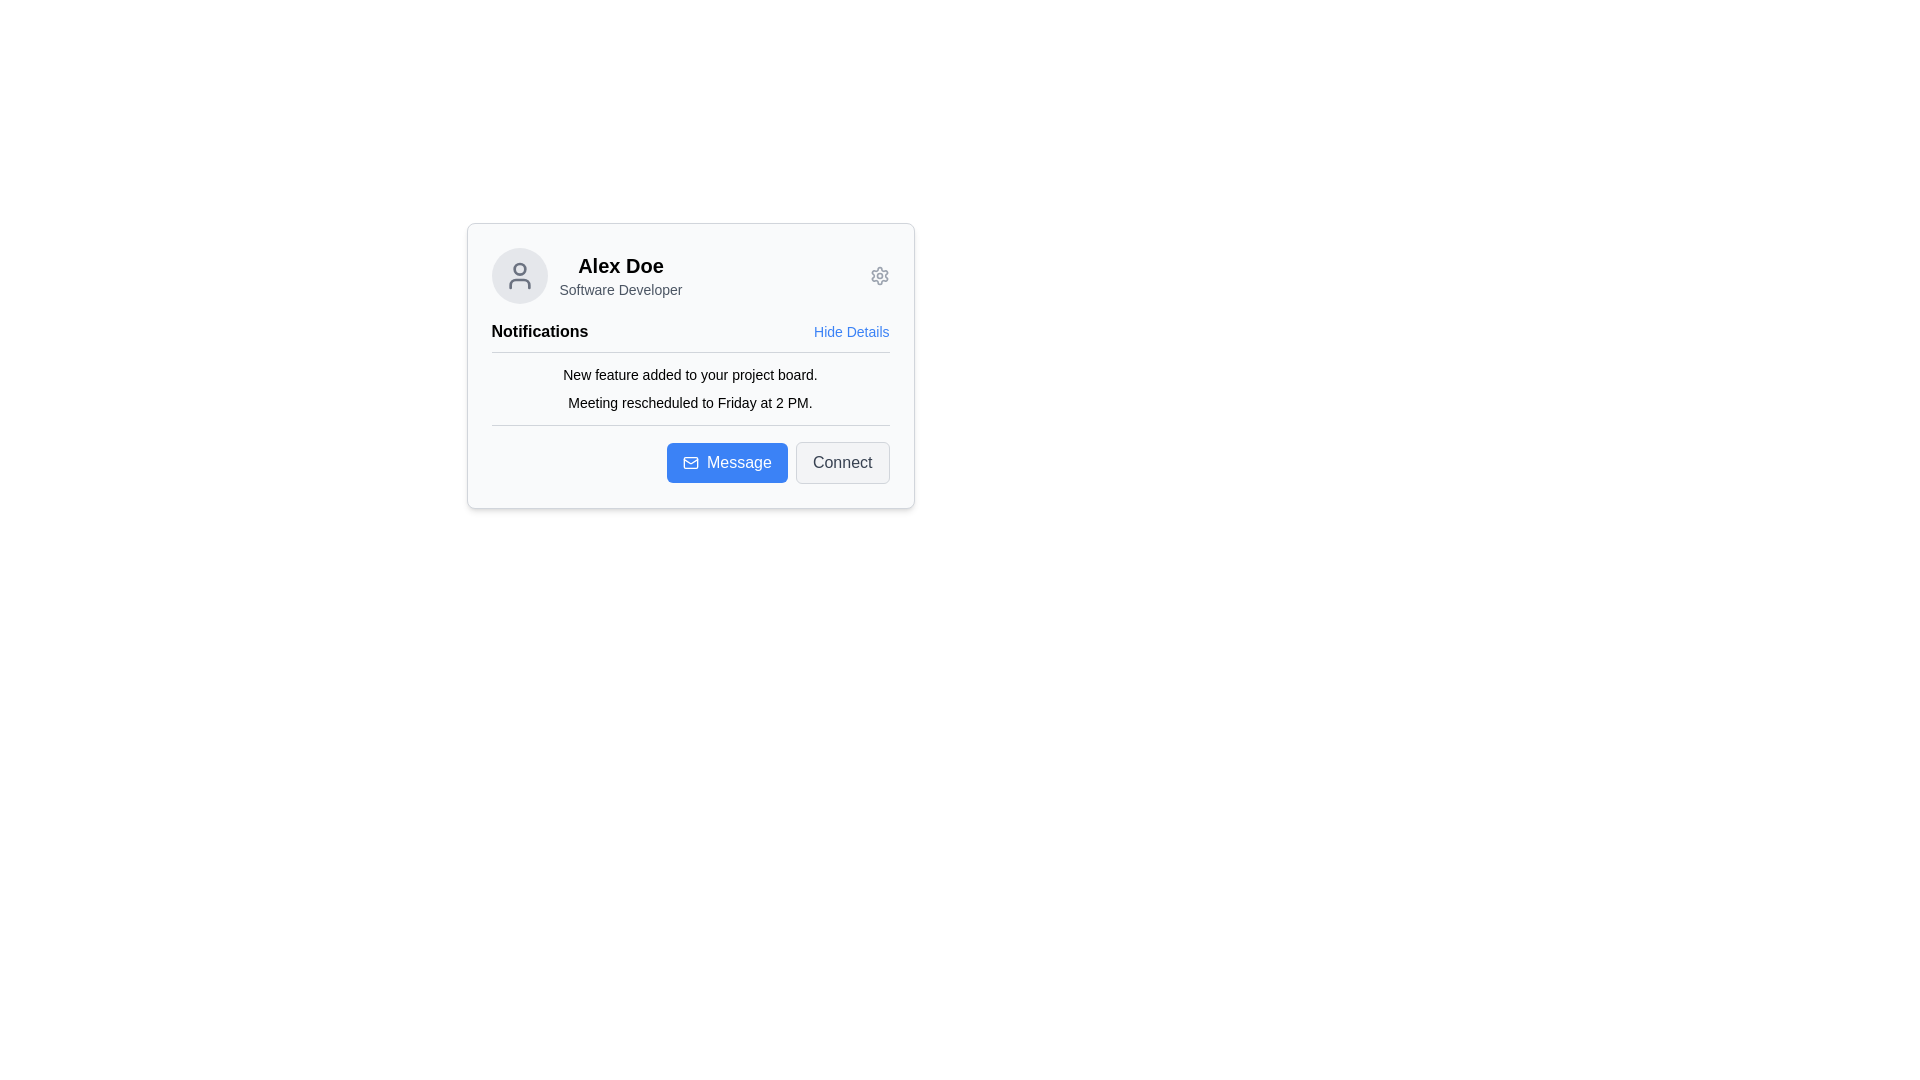 The image size is (1920, 1080). Describe the element at coordinates (879, 276) in the screenshot. I see `the settings icon button located at the top-right corner of the card displaying 'Alex Doe - Software Developer'` at that location.